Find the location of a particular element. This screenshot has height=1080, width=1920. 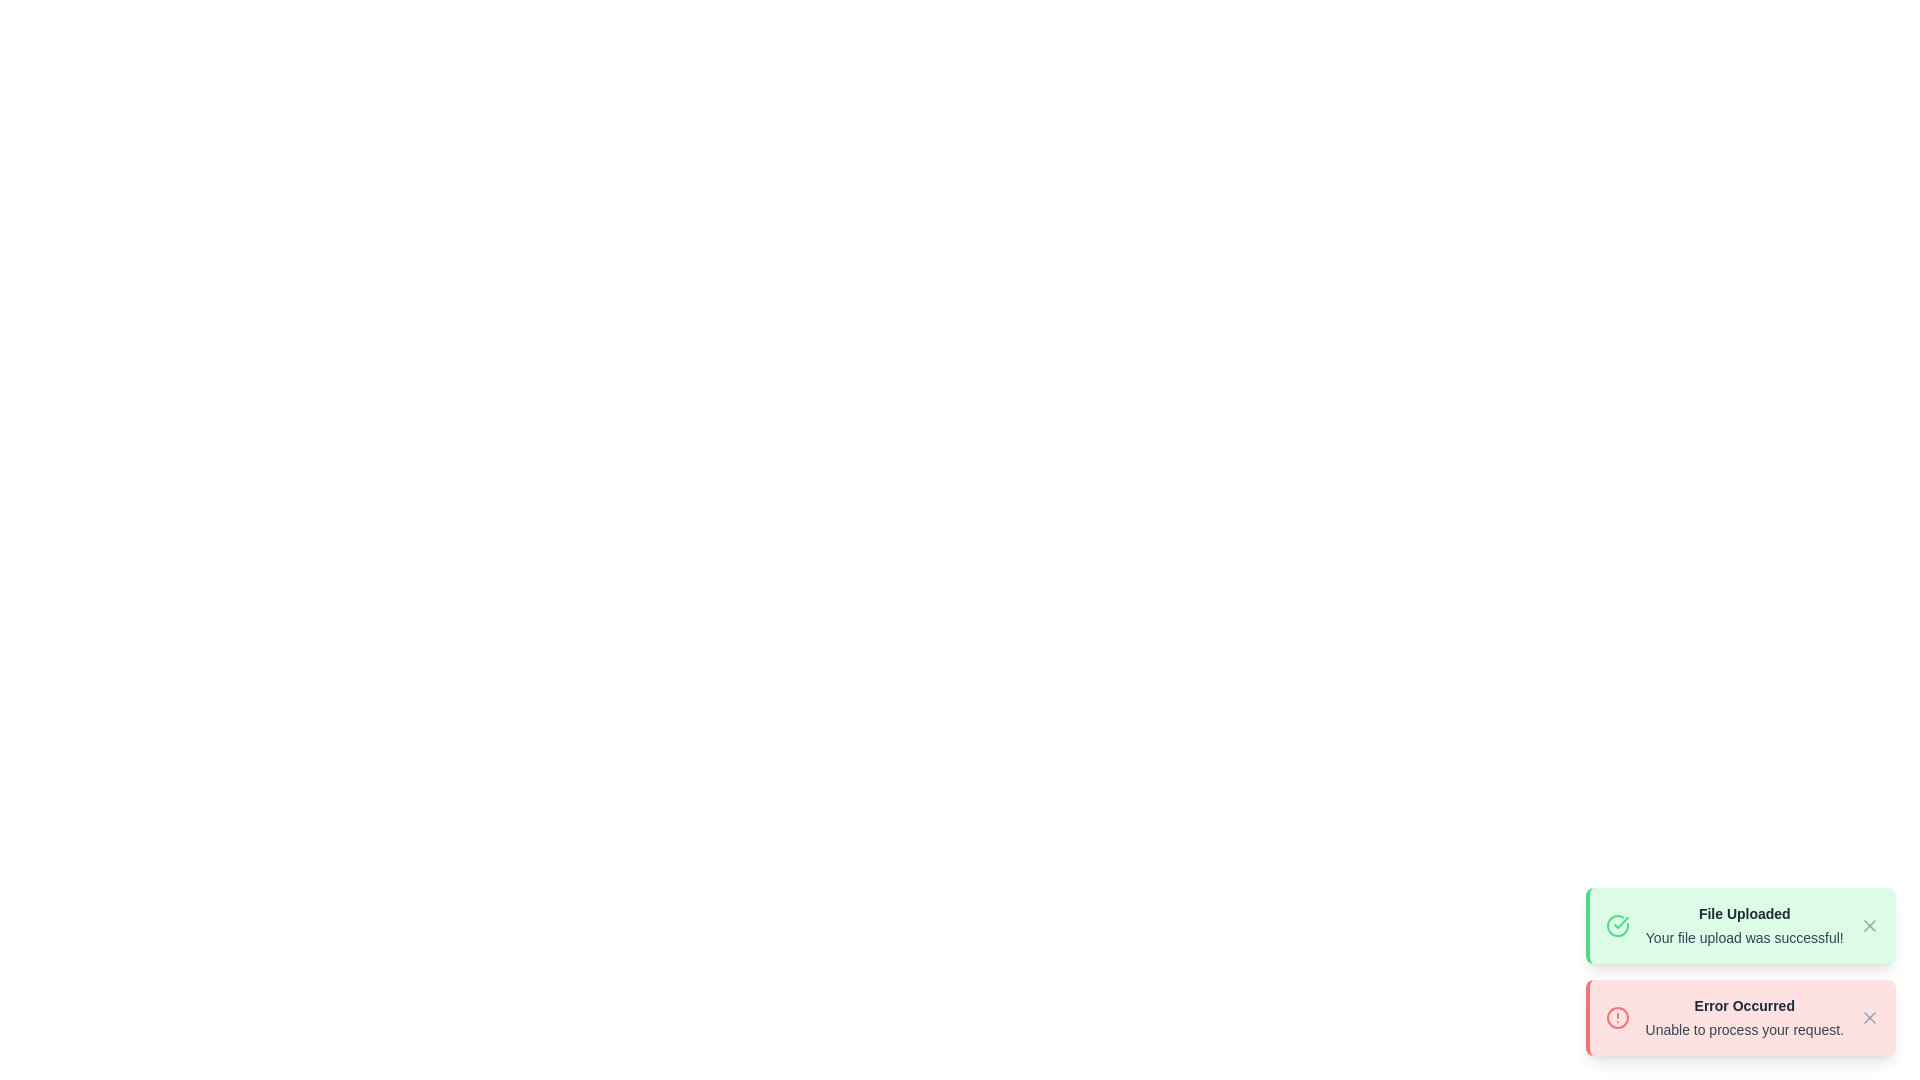

the bold text label reading 'Error Occurred' is located at coordinates (1743, 1006).